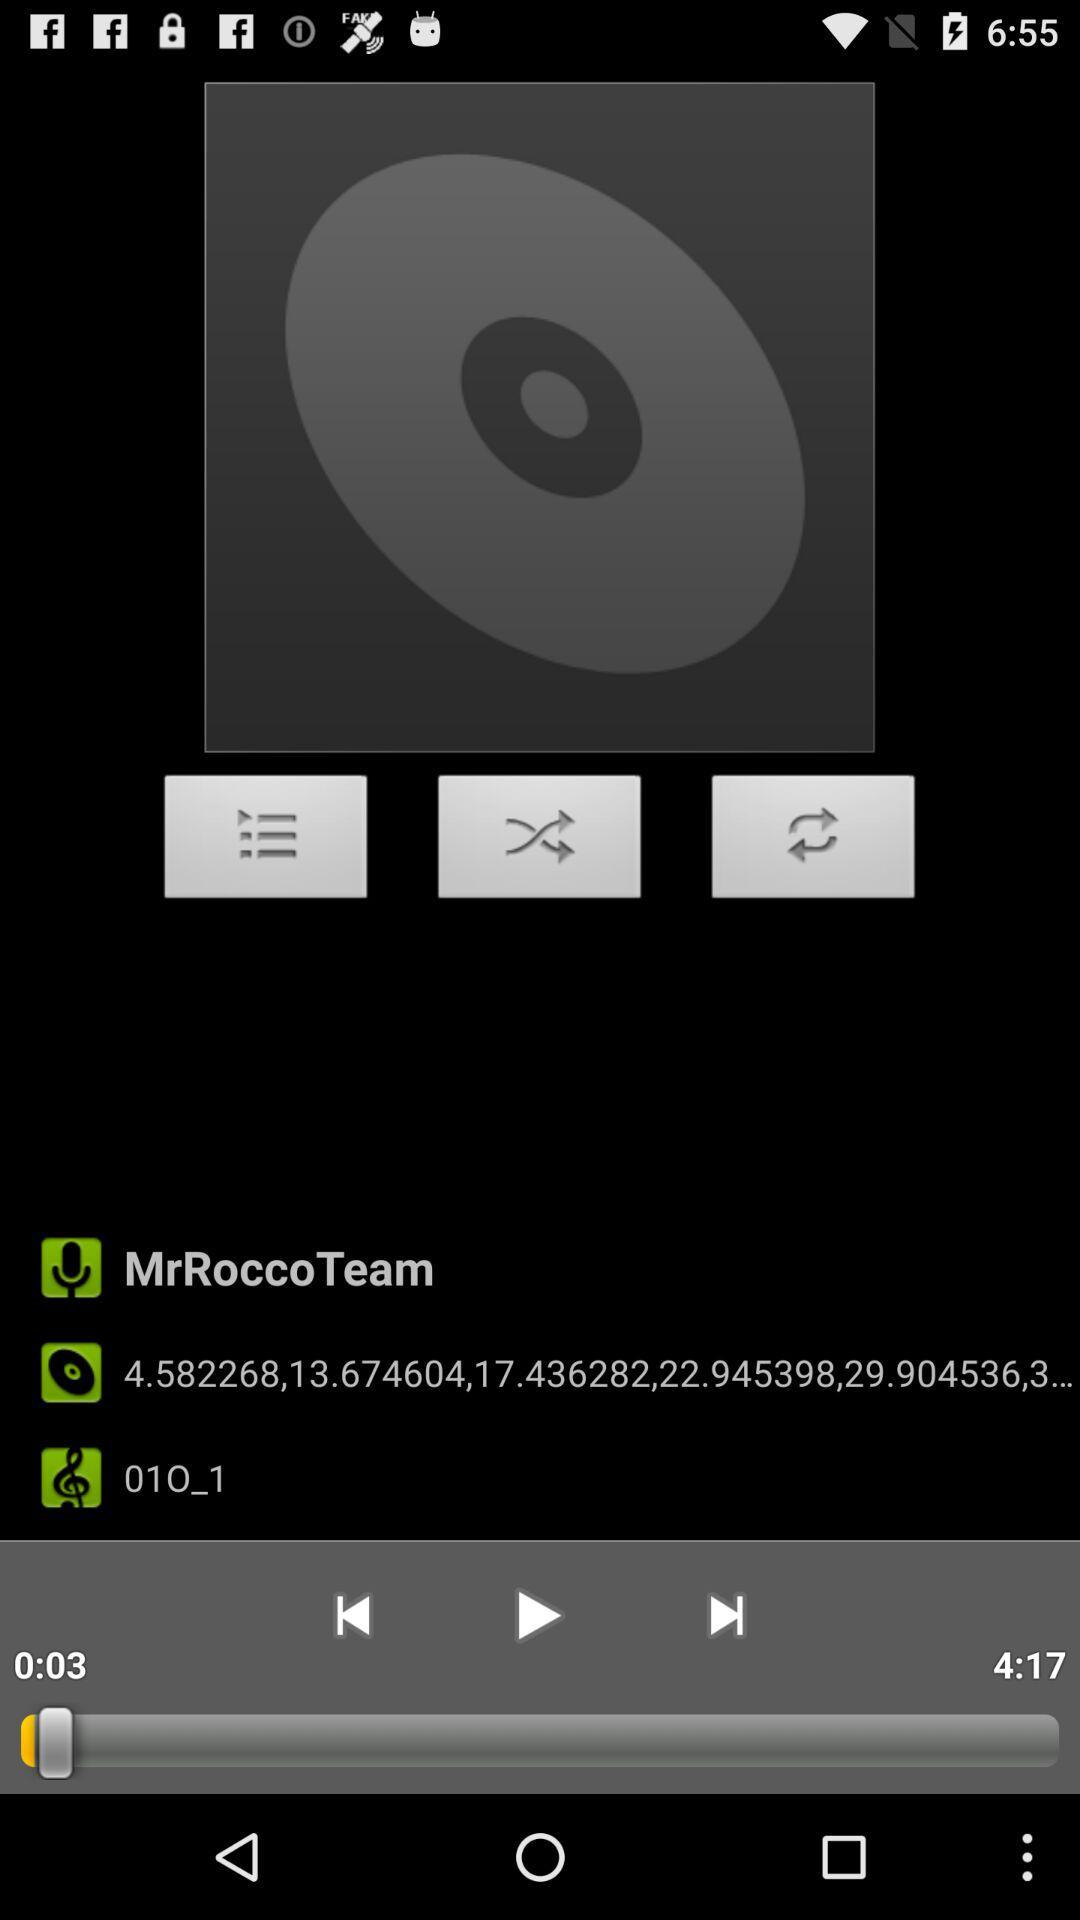 This screenshot has height=1920, width=1080. What do you see at coordinates (540, 842) in the screenshot?
I see `app above the mrroccoteam icon` at bounding box center [540, 842].